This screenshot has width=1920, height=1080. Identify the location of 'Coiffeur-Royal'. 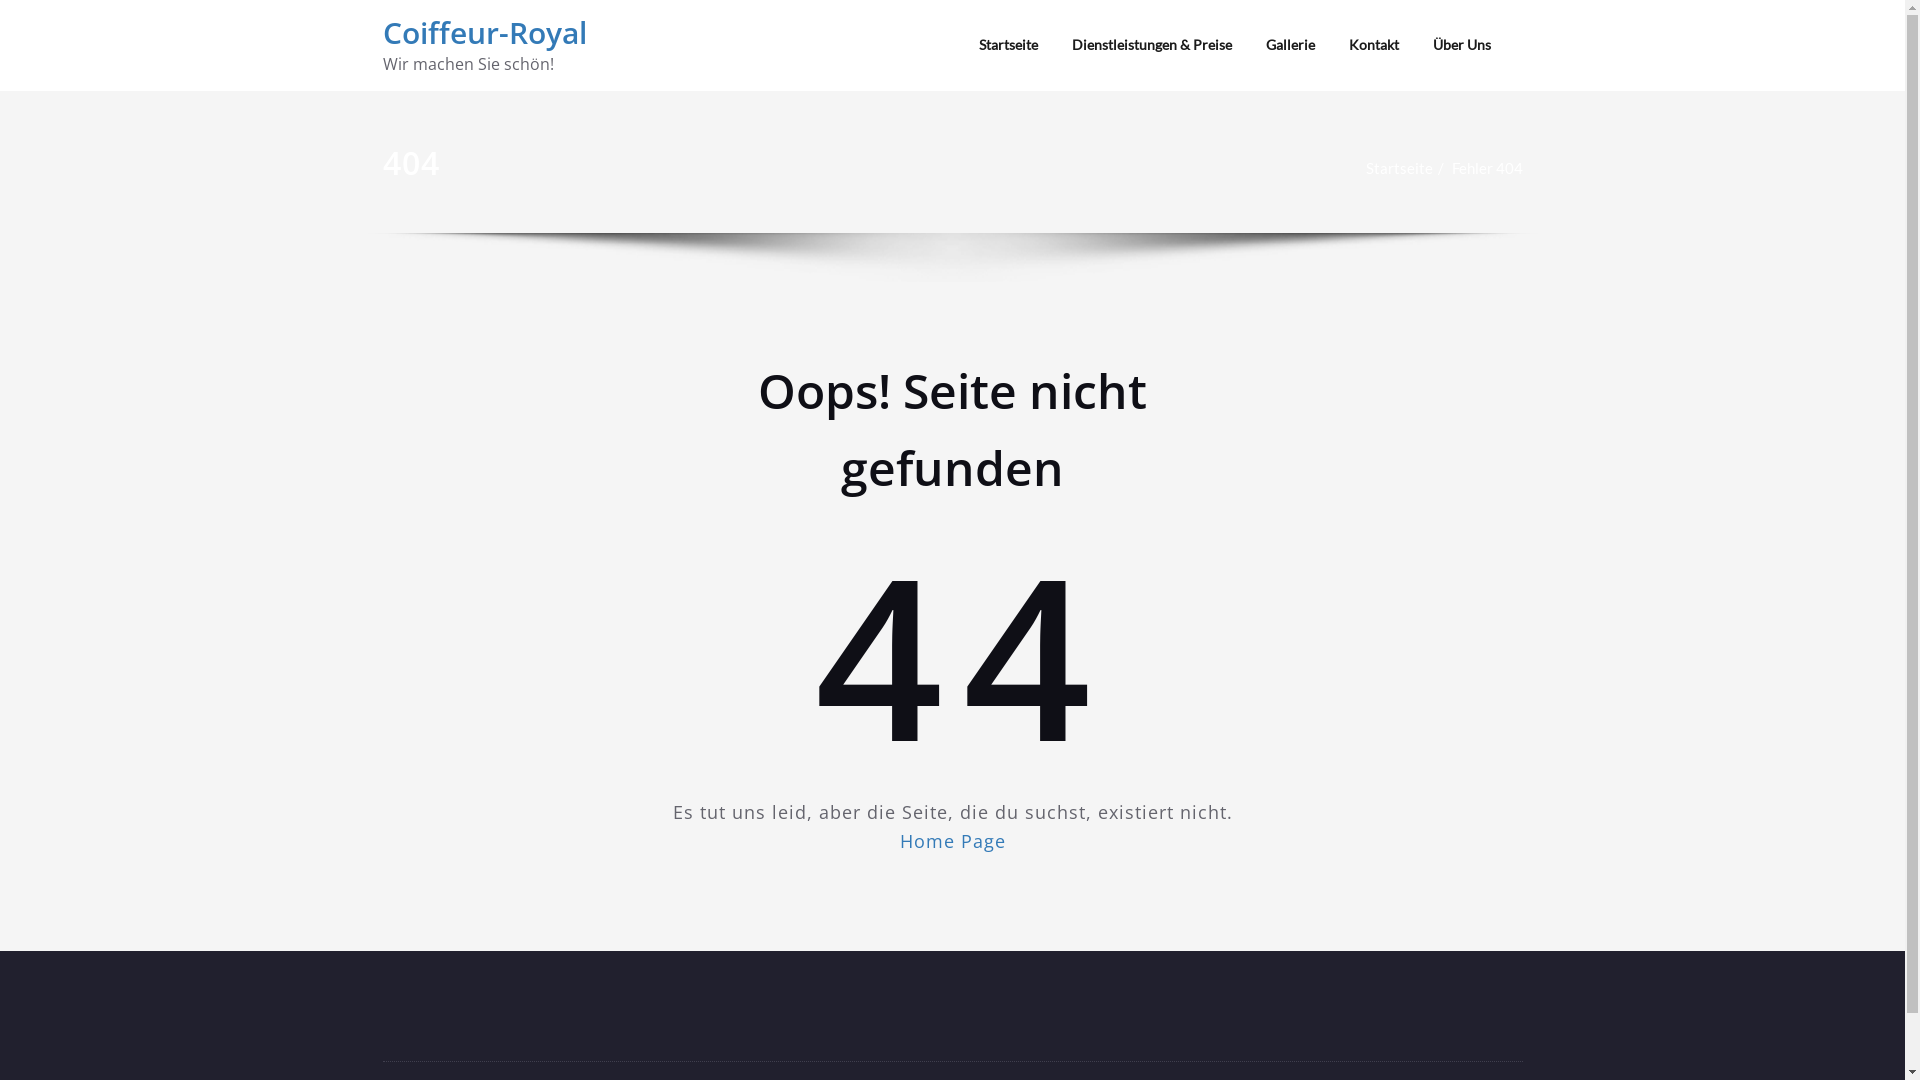
(484, 32).